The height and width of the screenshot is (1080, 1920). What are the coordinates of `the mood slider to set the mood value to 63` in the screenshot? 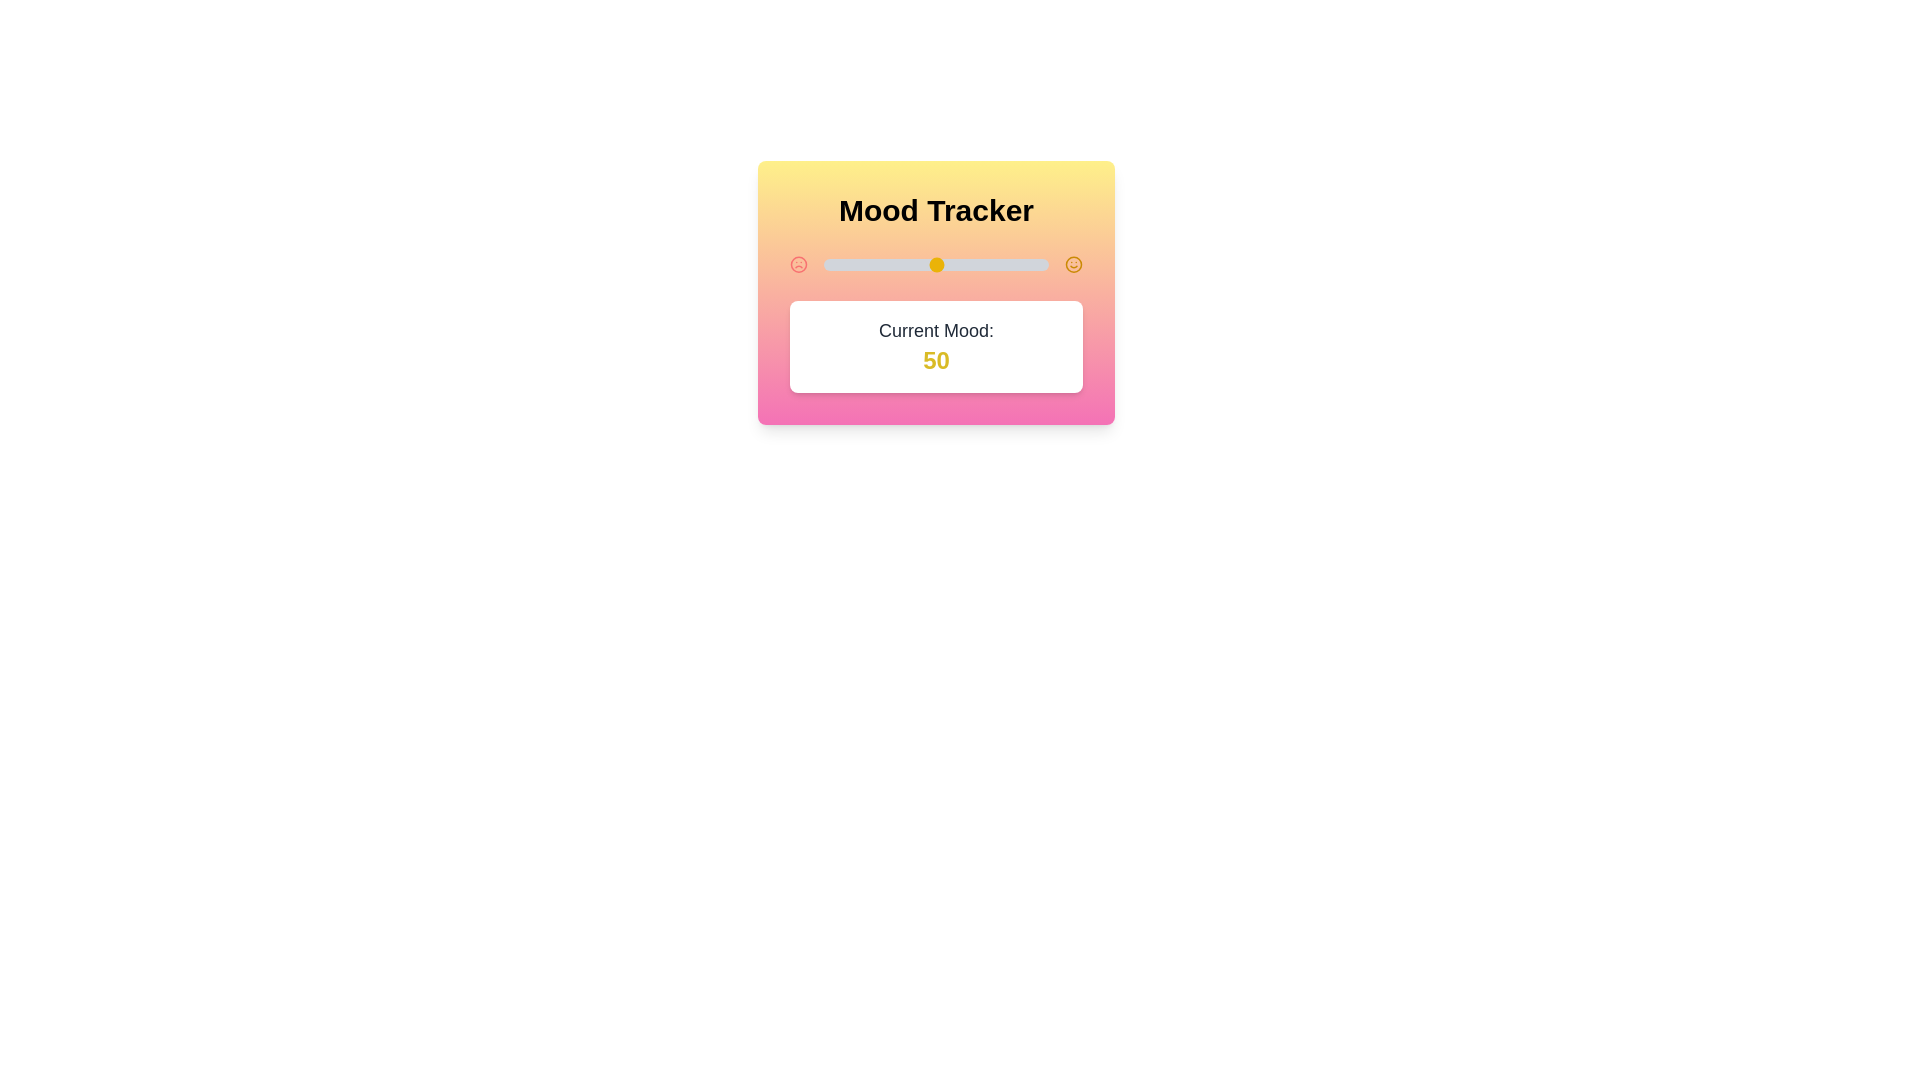 It's located at (965, 264).